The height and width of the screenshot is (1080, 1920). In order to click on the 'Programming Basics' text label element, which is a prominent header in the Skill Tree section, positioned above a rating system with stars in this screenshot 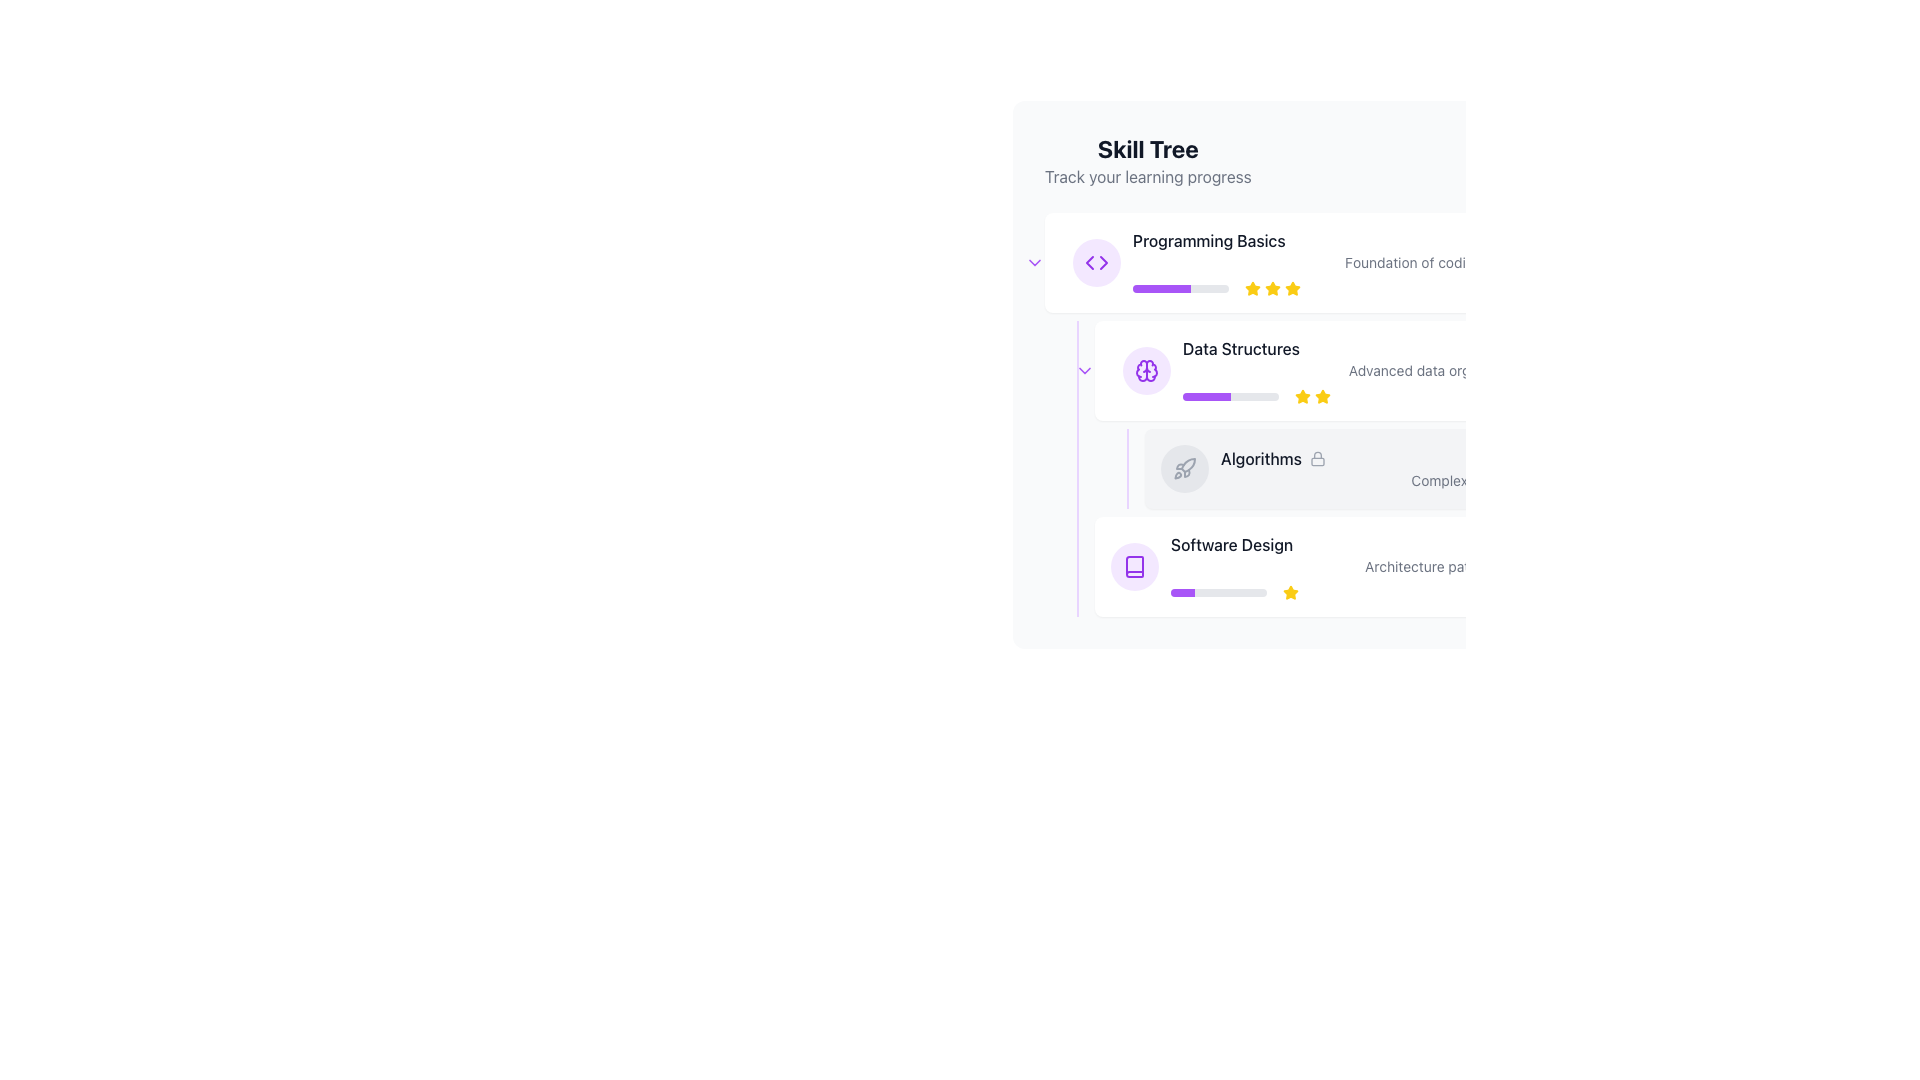, I will do `click(1208, 239)`.